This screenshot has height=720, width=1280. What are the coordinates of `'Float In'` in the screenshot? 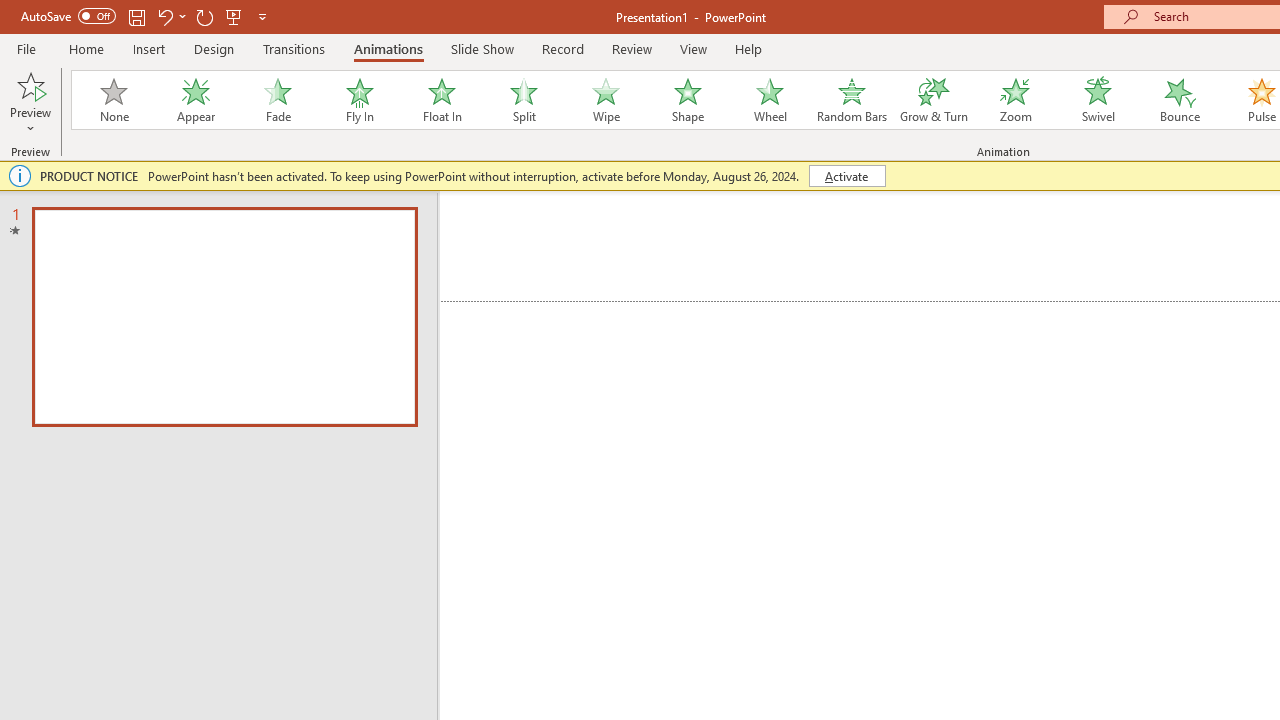 It's located at (440, 100).